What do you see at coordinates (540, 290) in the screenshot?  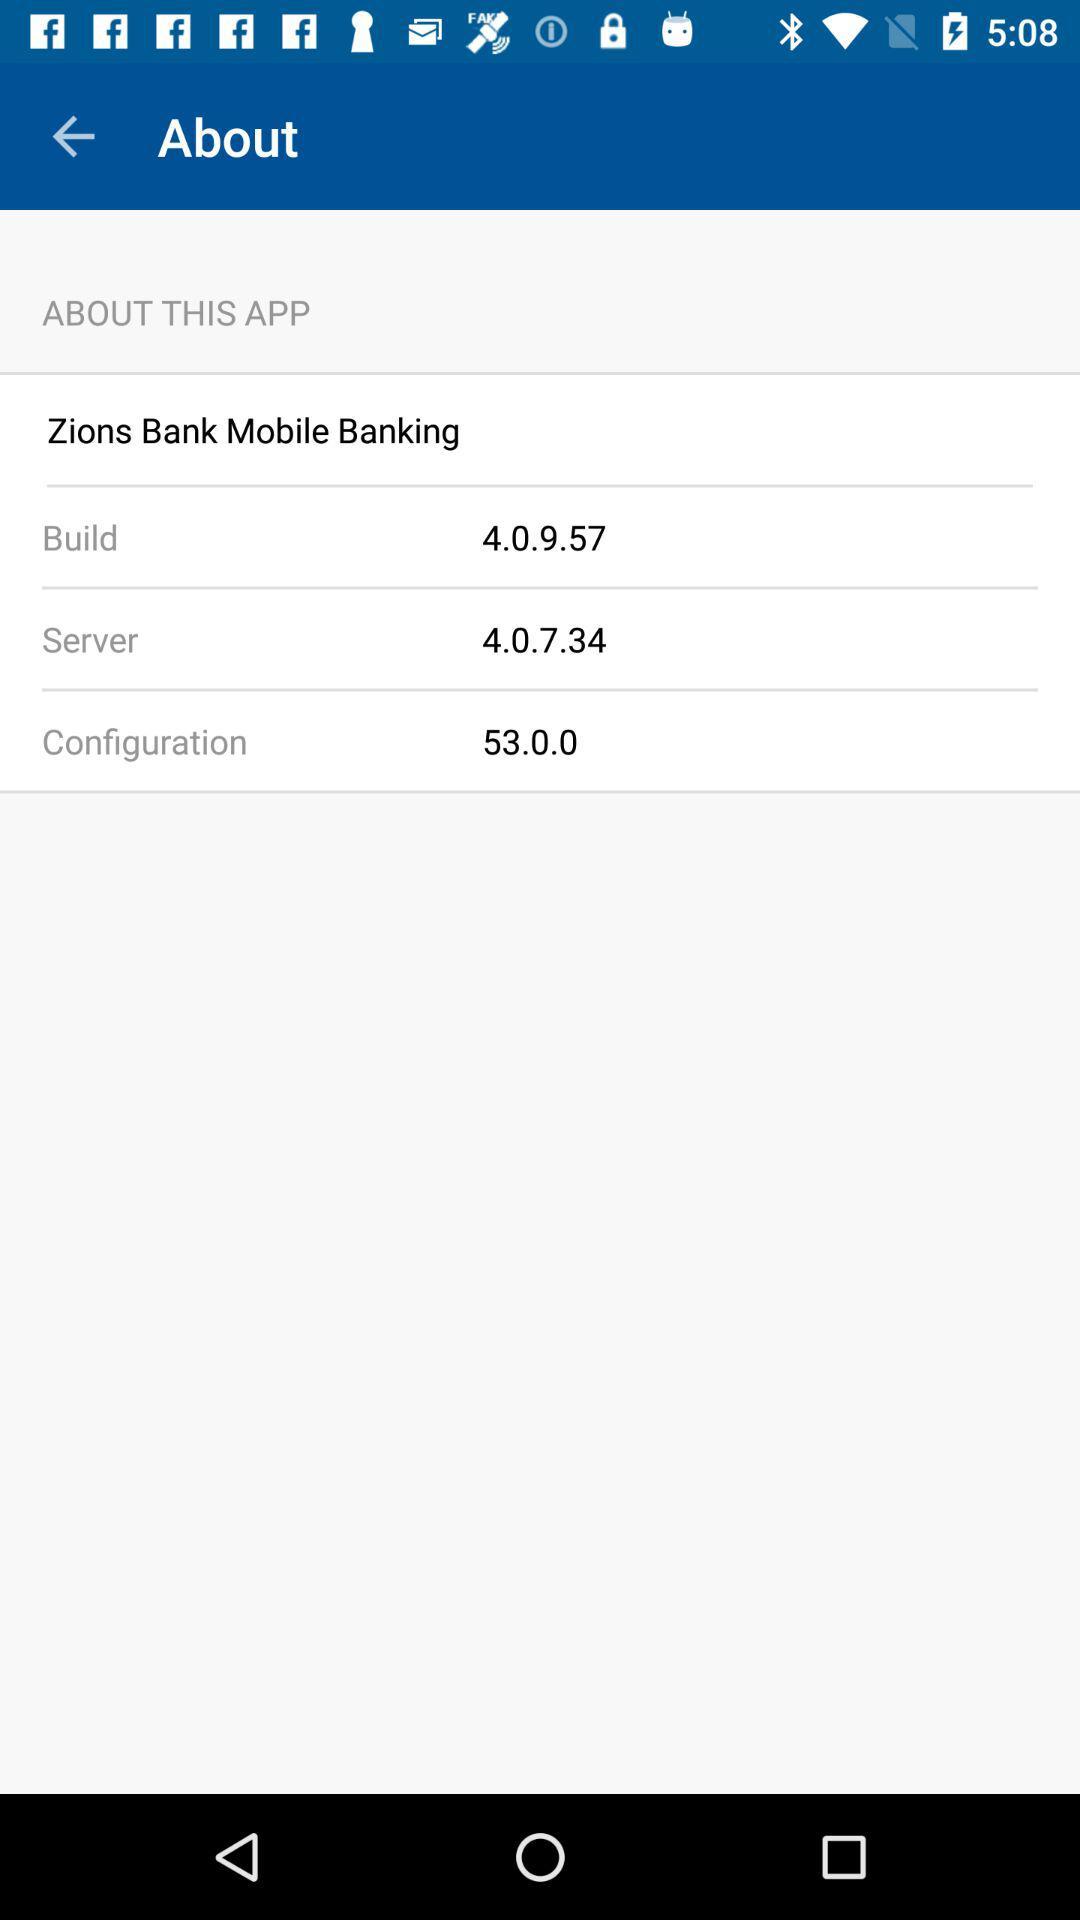 I see `about this app` at bounding box center [540, 290].